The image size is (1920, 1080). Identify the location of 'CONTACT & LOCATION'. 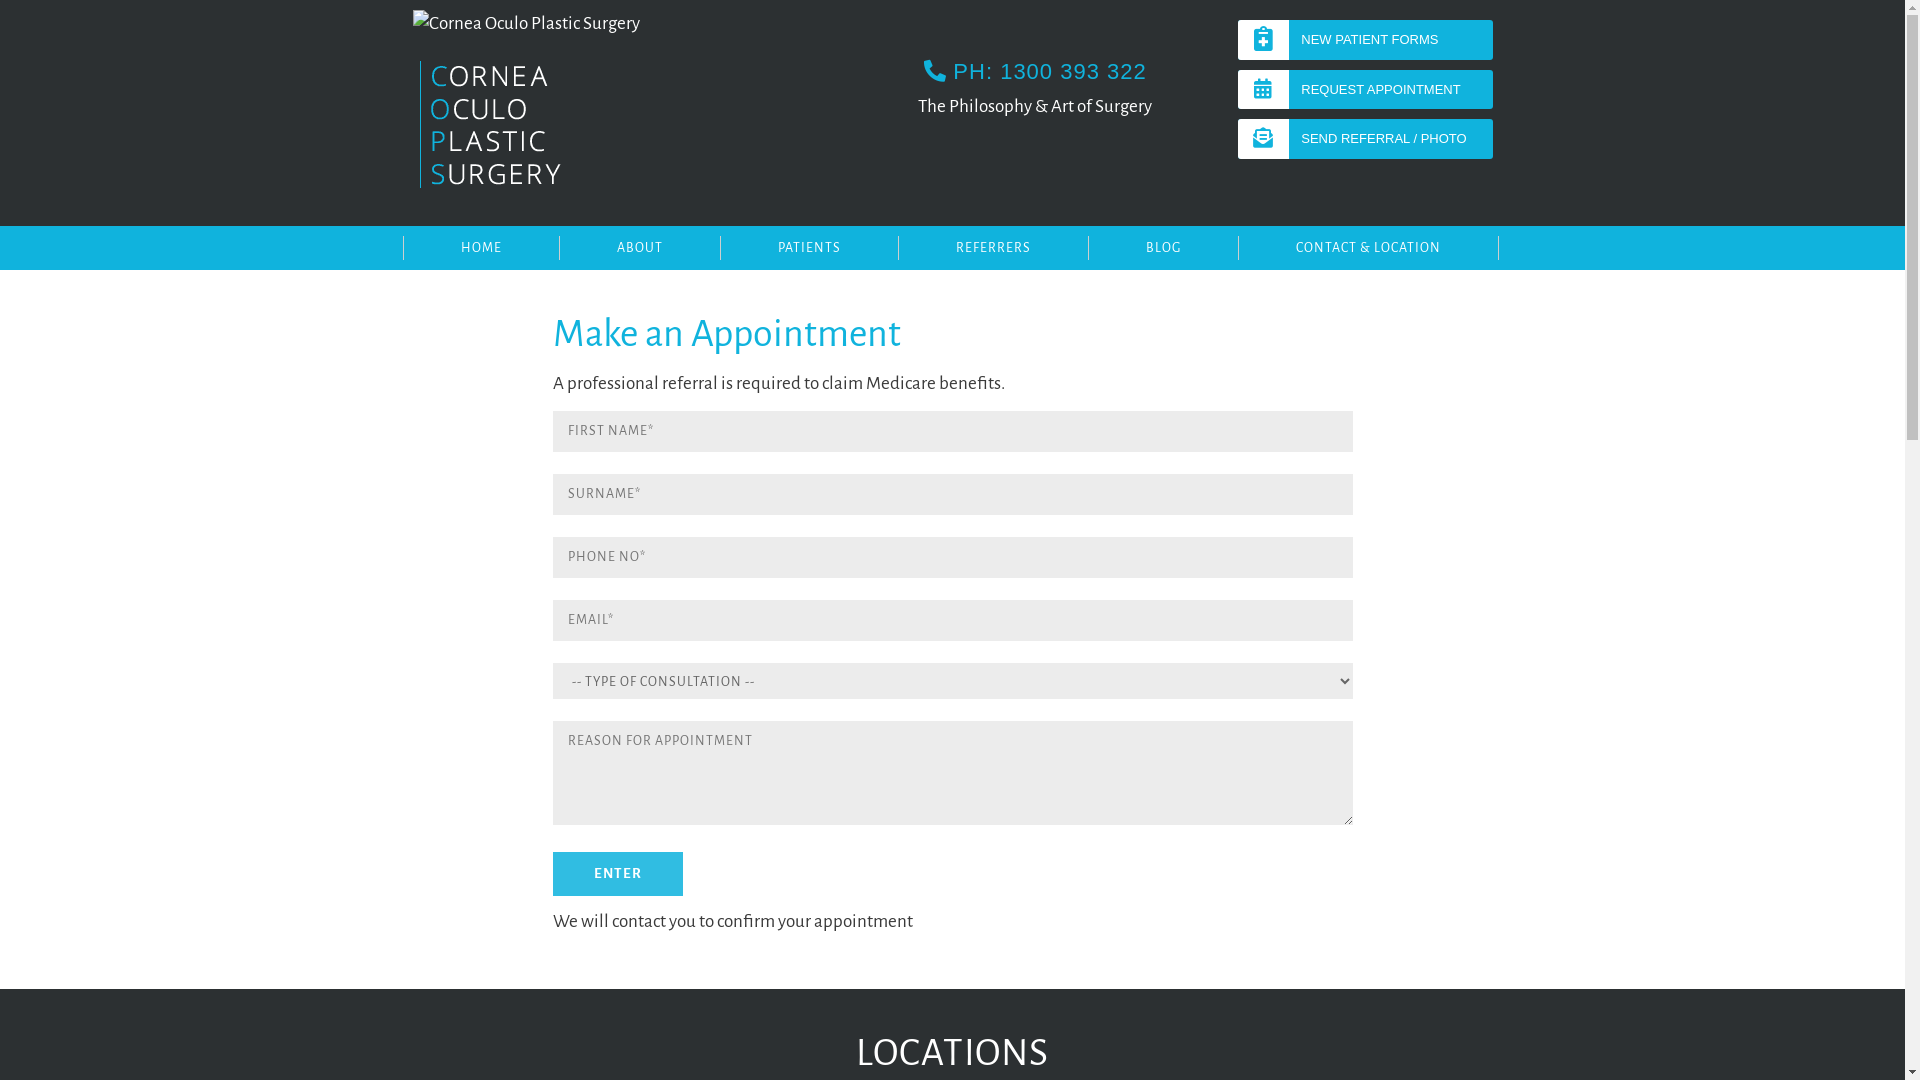
(1237, 246).